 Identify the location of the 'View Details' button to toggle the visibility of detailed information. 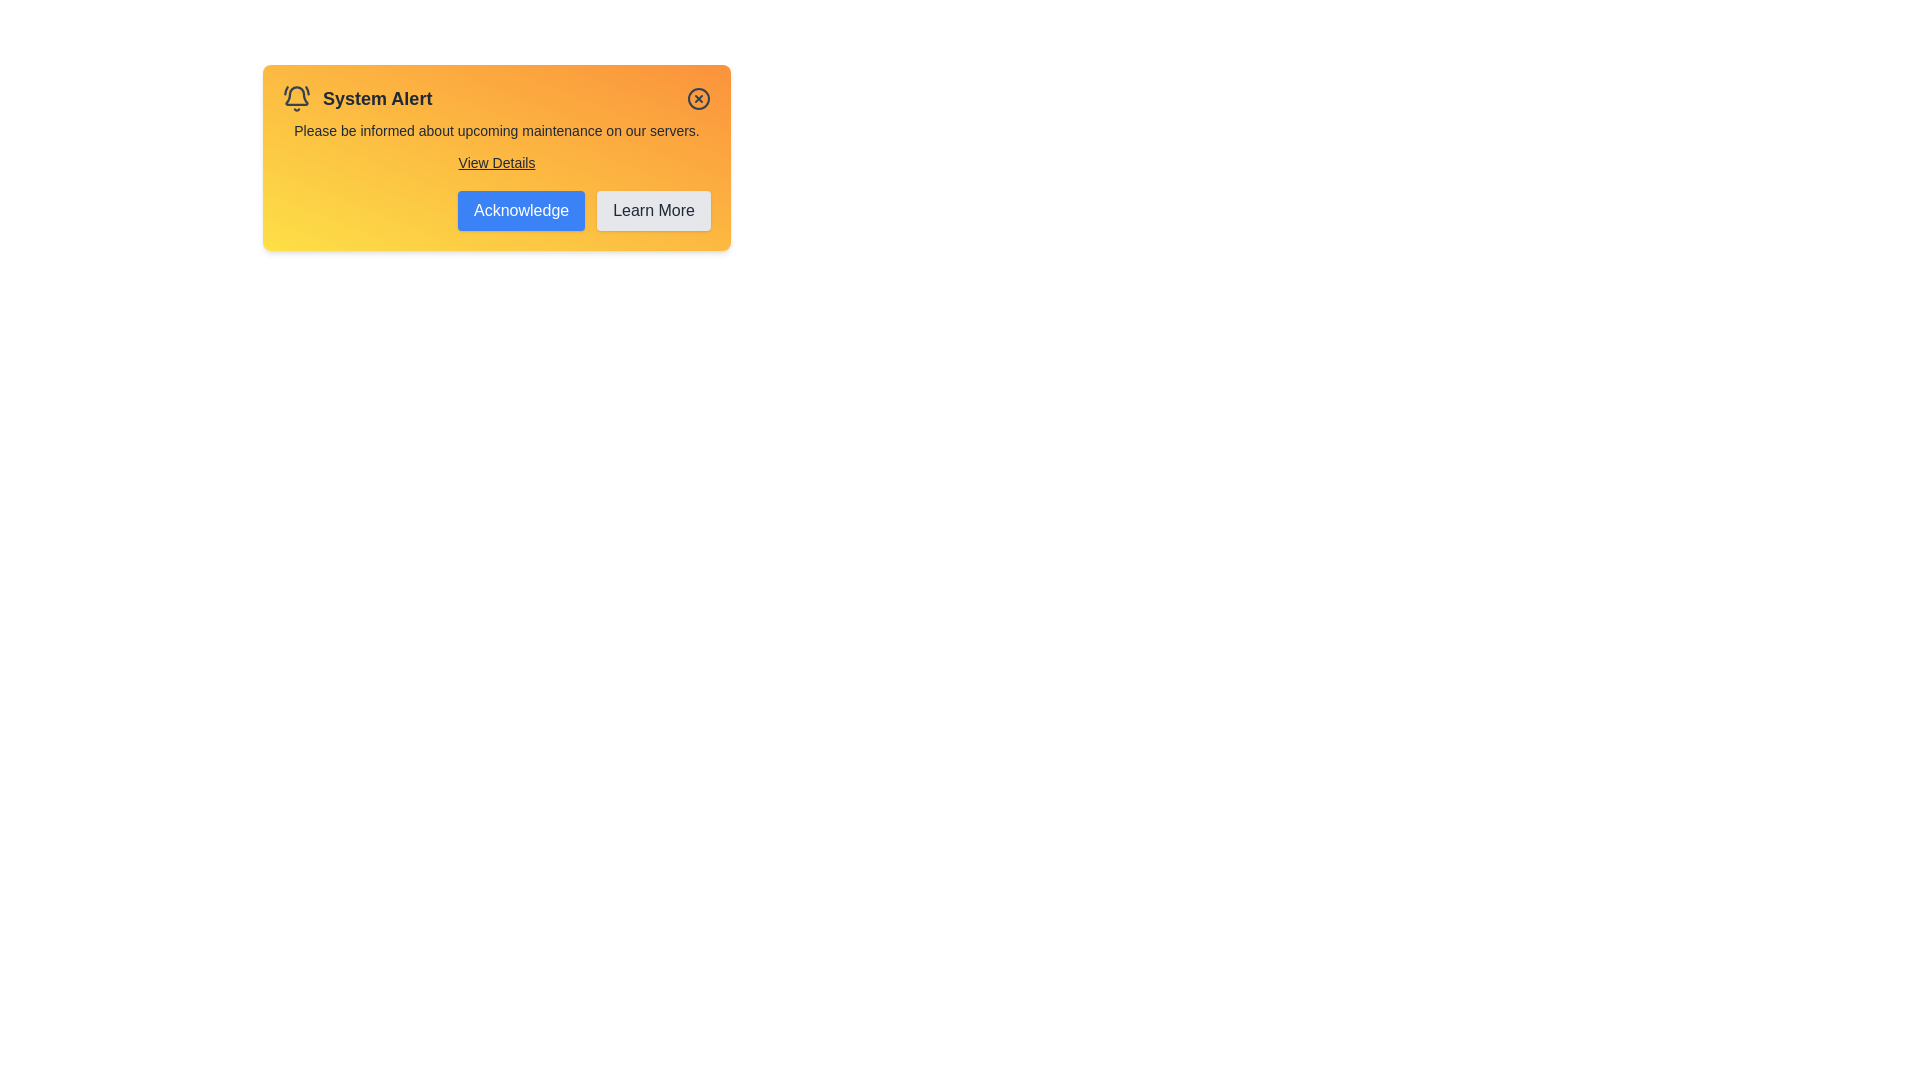
(497, 161).